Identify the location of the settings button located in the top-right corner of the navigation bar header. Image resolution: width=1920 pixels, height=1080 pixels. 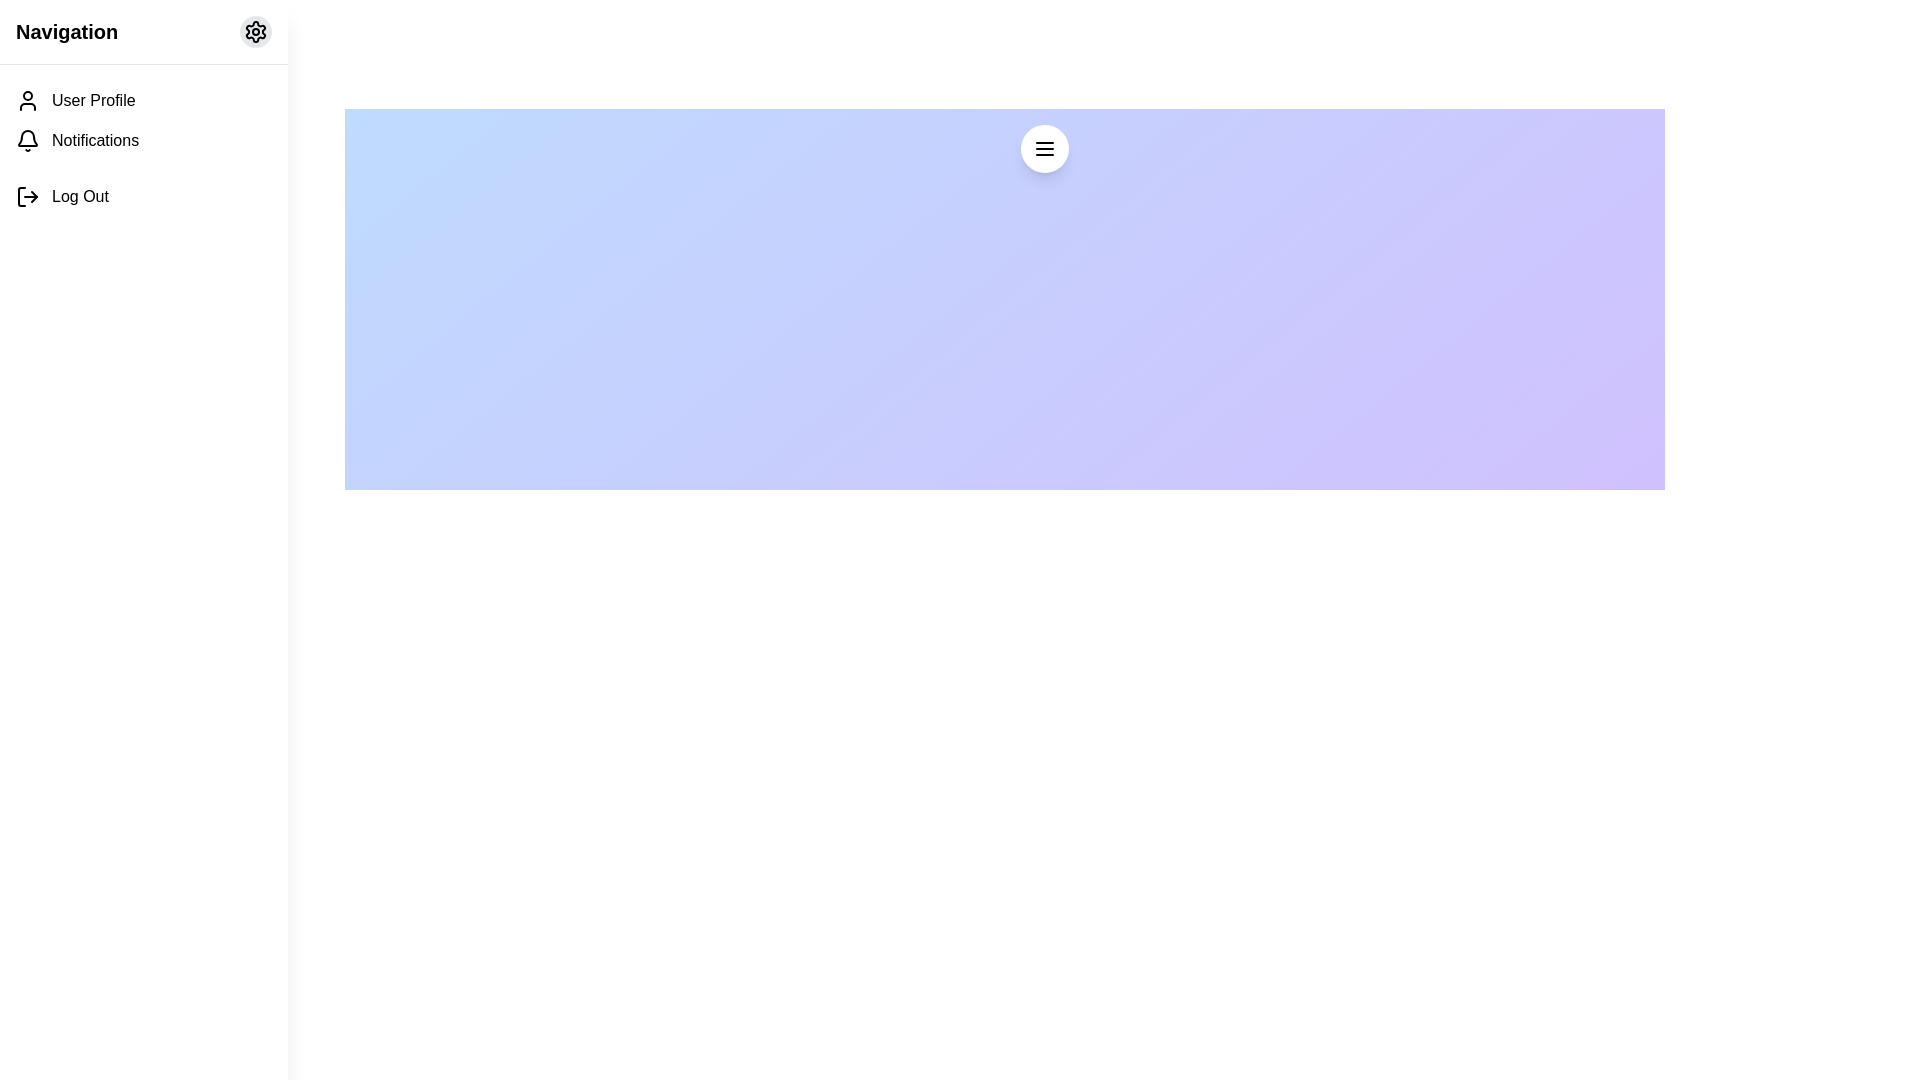
(254, 31).